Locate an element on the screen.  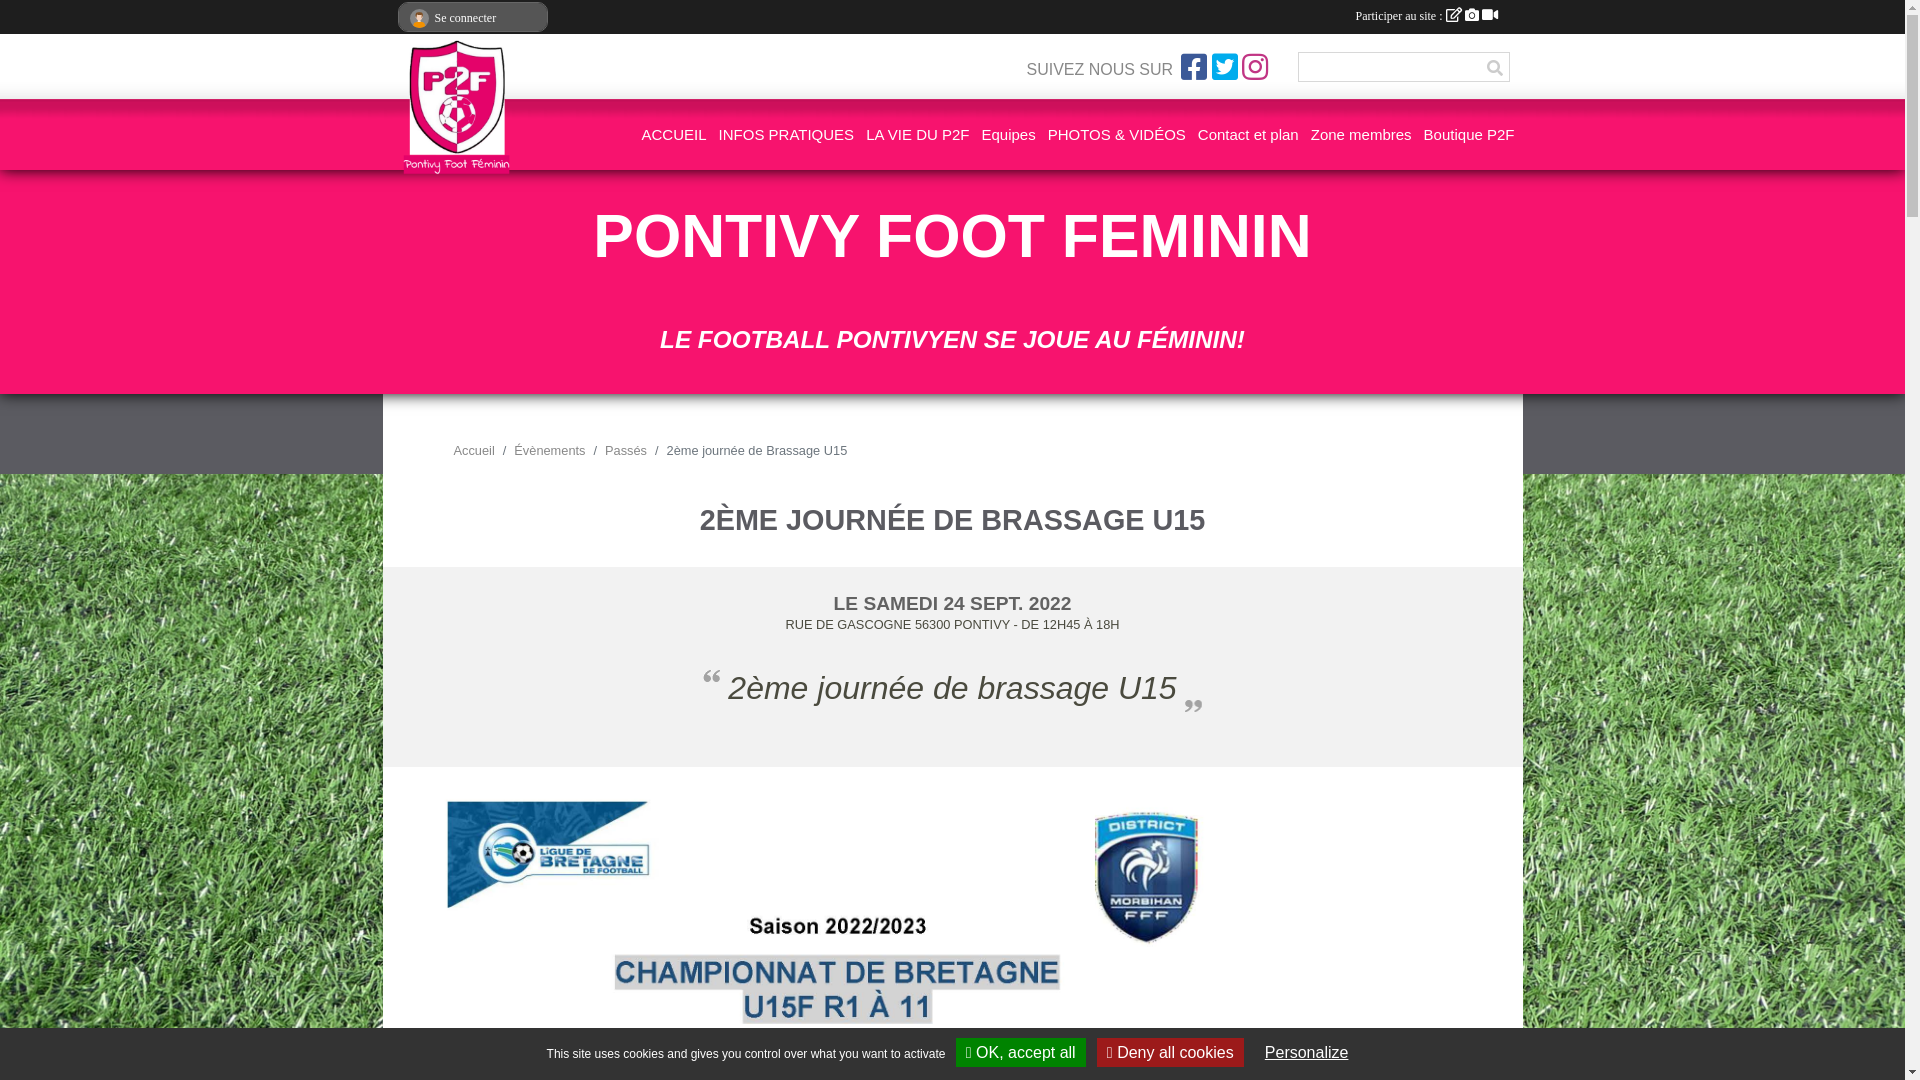
'Page Facebook de l'association' is located at coordinates (1194, 65).